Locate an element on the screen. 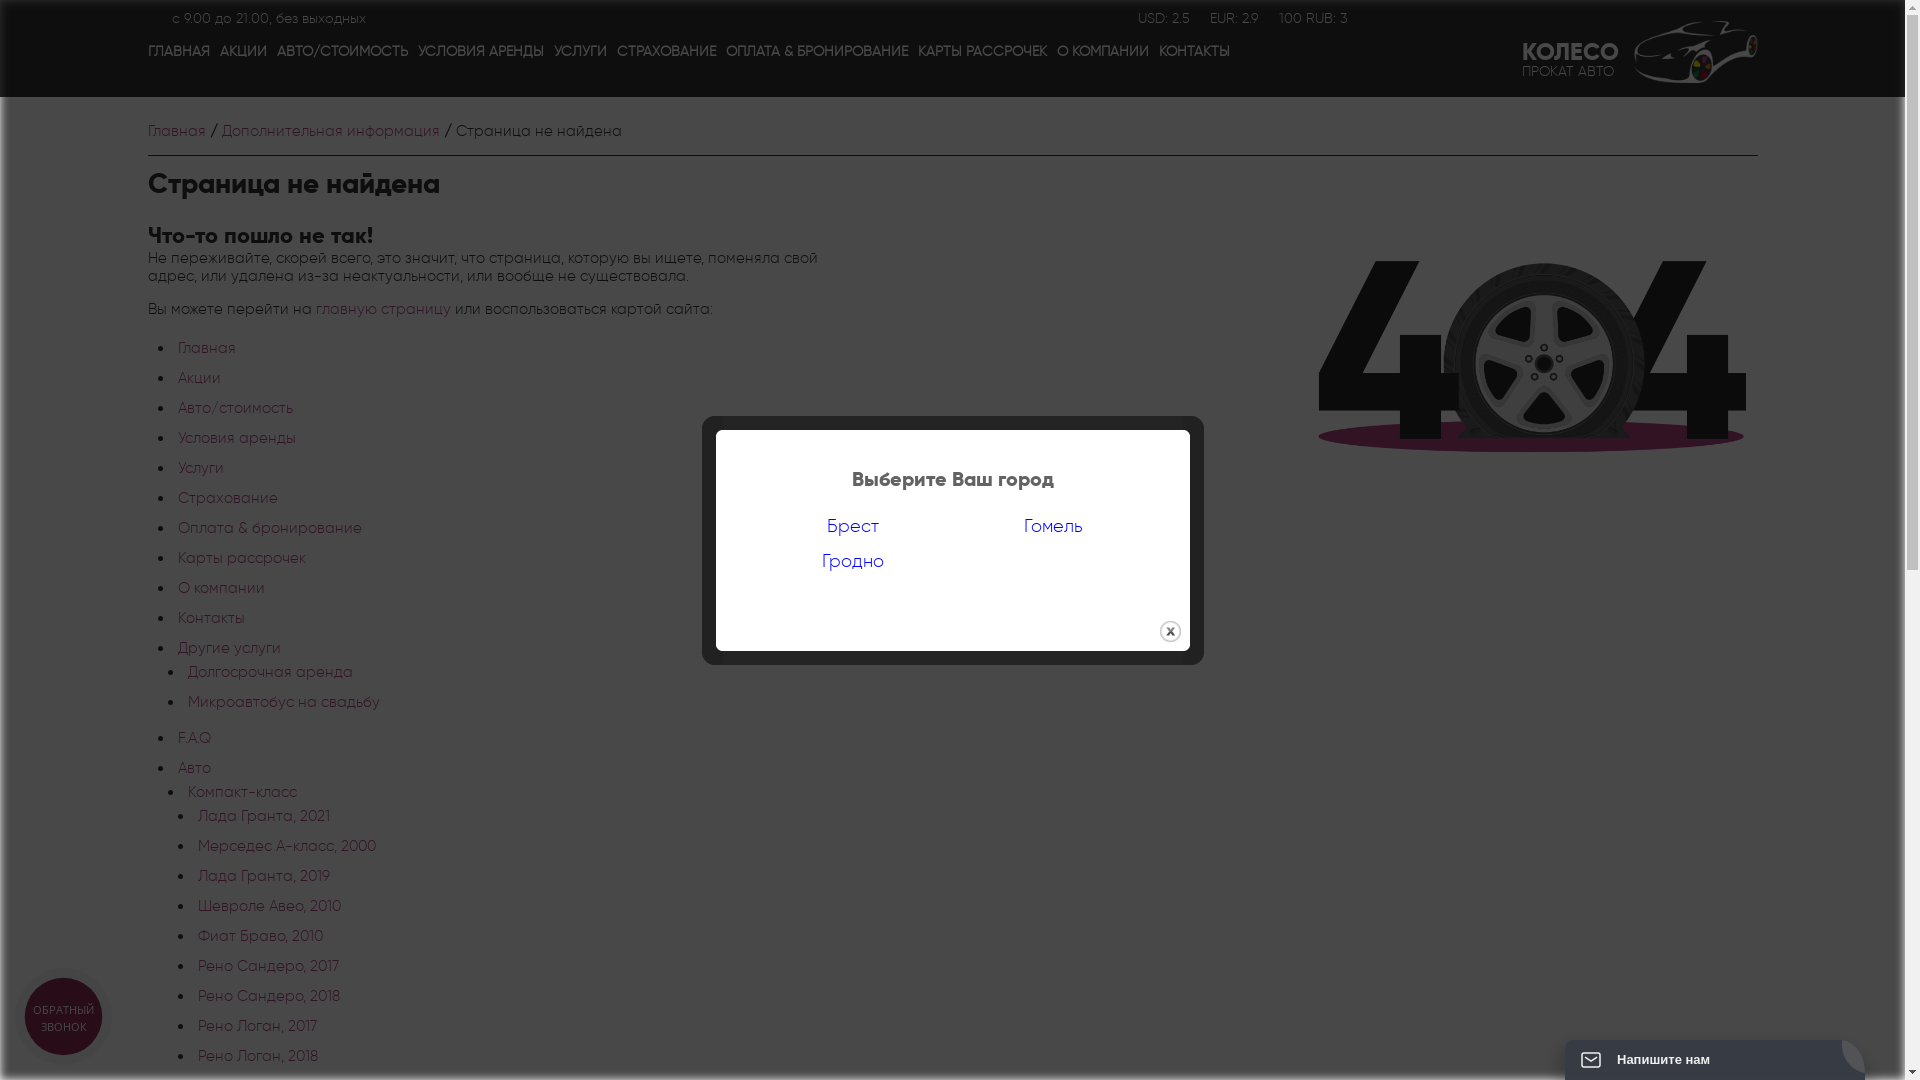 The width and height of the screenshot is (1920, 1080). 'F.A.Q' is located at coordinates (194, 737).